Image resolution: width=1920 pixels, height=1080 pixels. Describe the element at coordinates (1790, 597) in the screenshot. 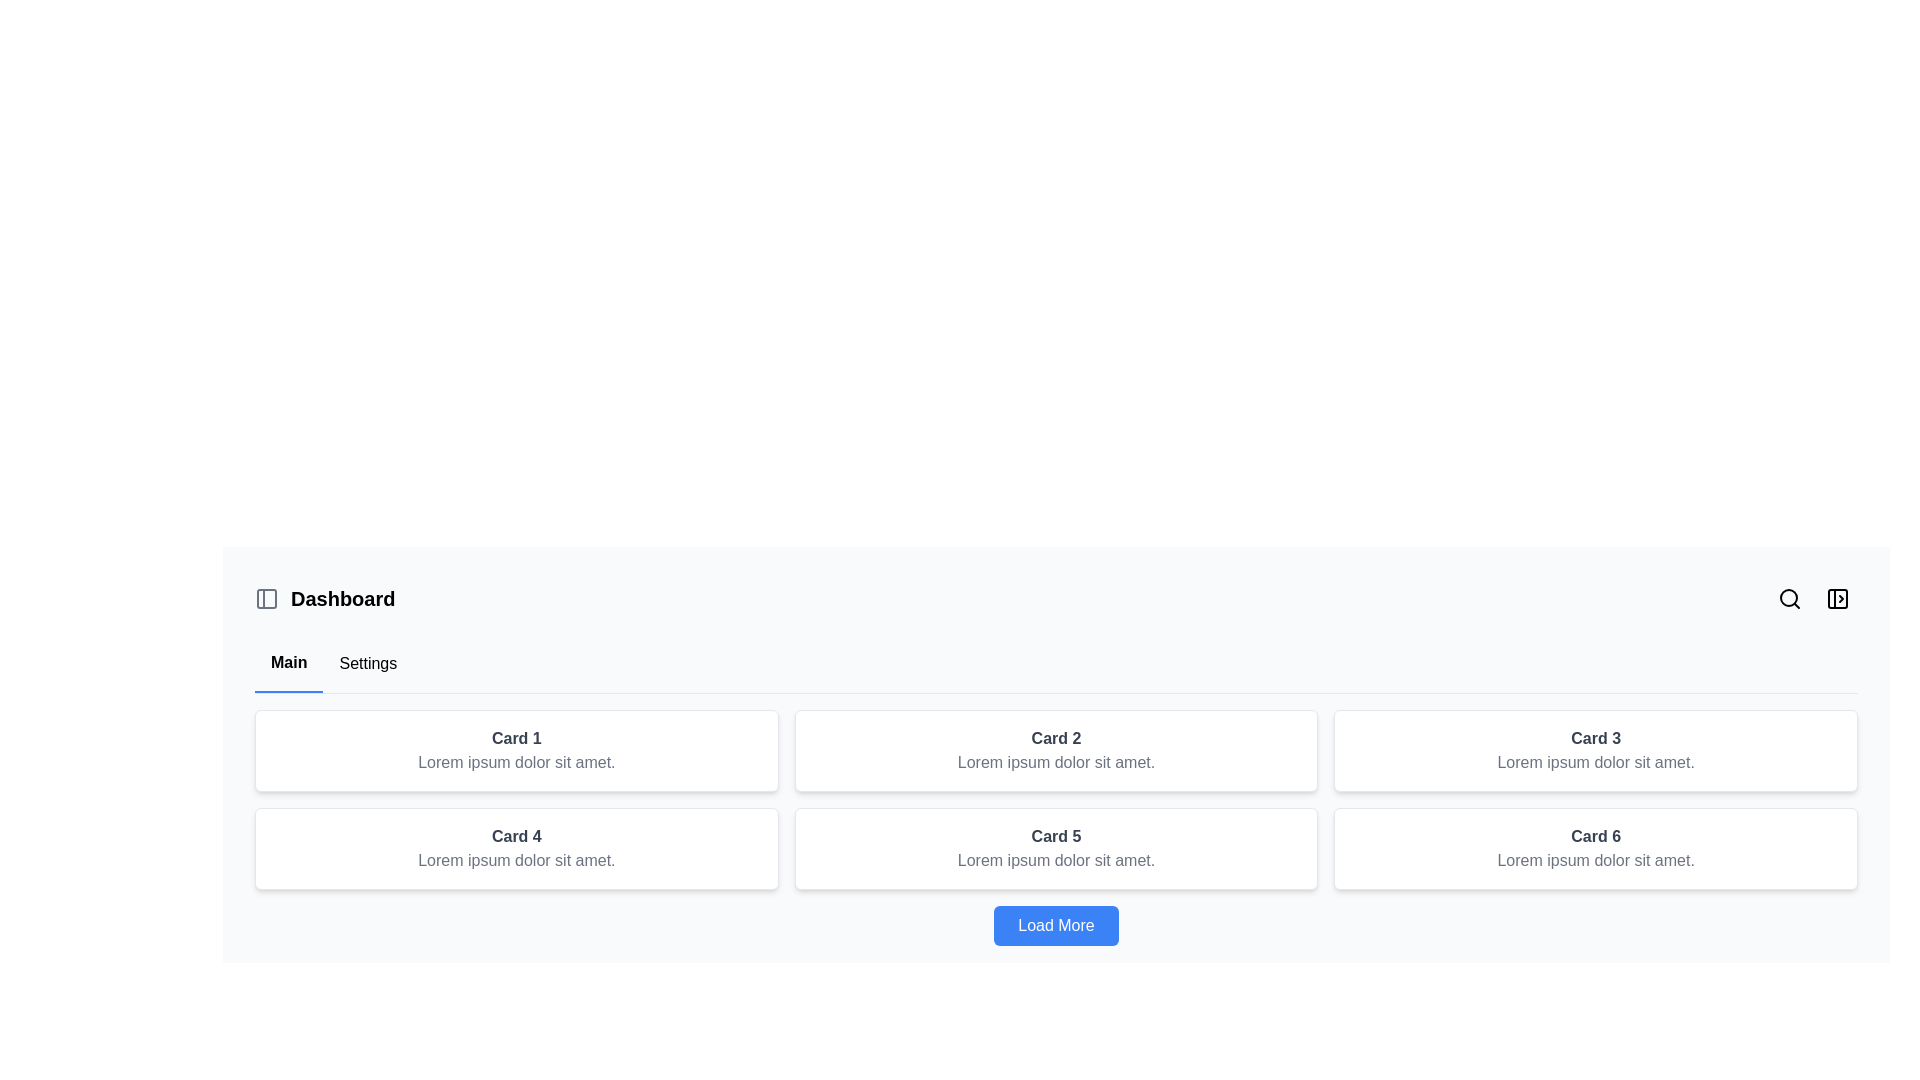

I see `the search icon represented by a magnifying glass located near the top-right corner of the interface to initiate a search action` at that location.